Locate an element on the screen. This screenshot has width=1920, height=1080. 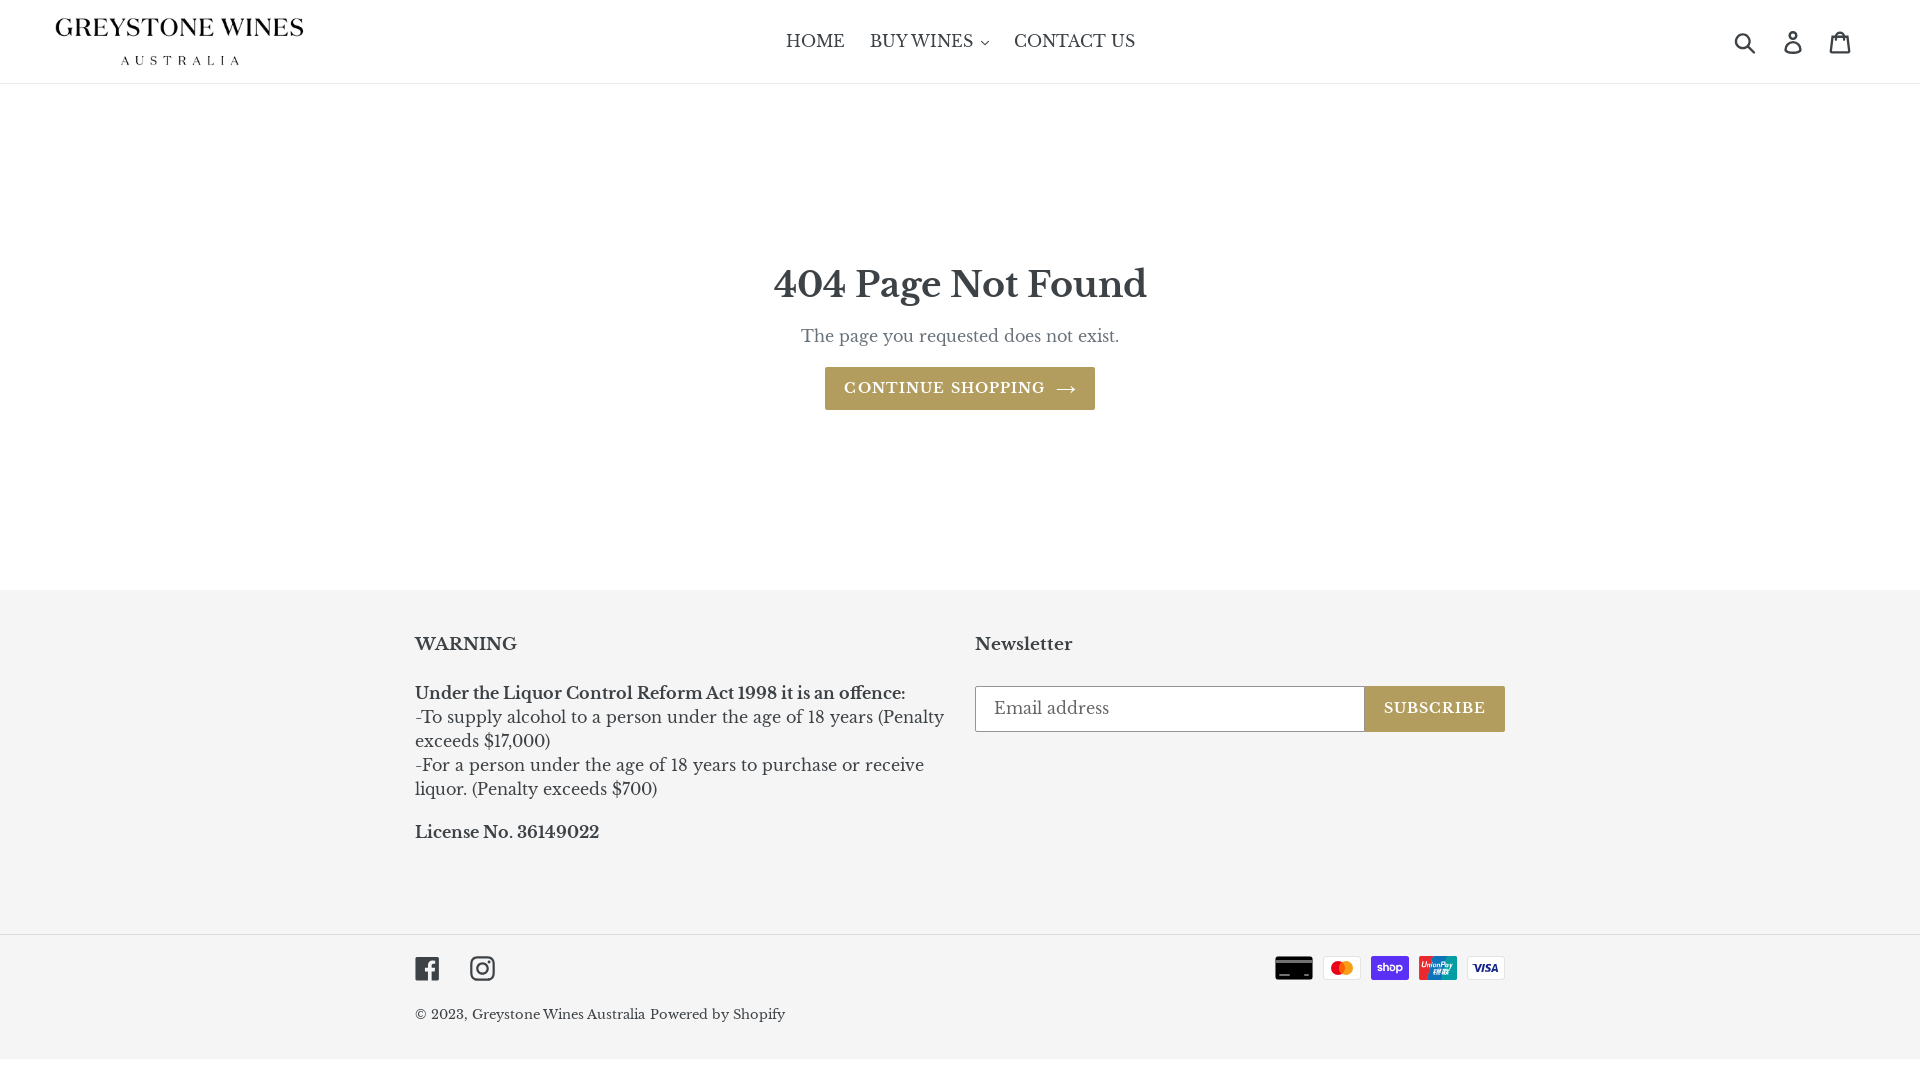
'CONTACT US' is located at coordinates (1073, 41).